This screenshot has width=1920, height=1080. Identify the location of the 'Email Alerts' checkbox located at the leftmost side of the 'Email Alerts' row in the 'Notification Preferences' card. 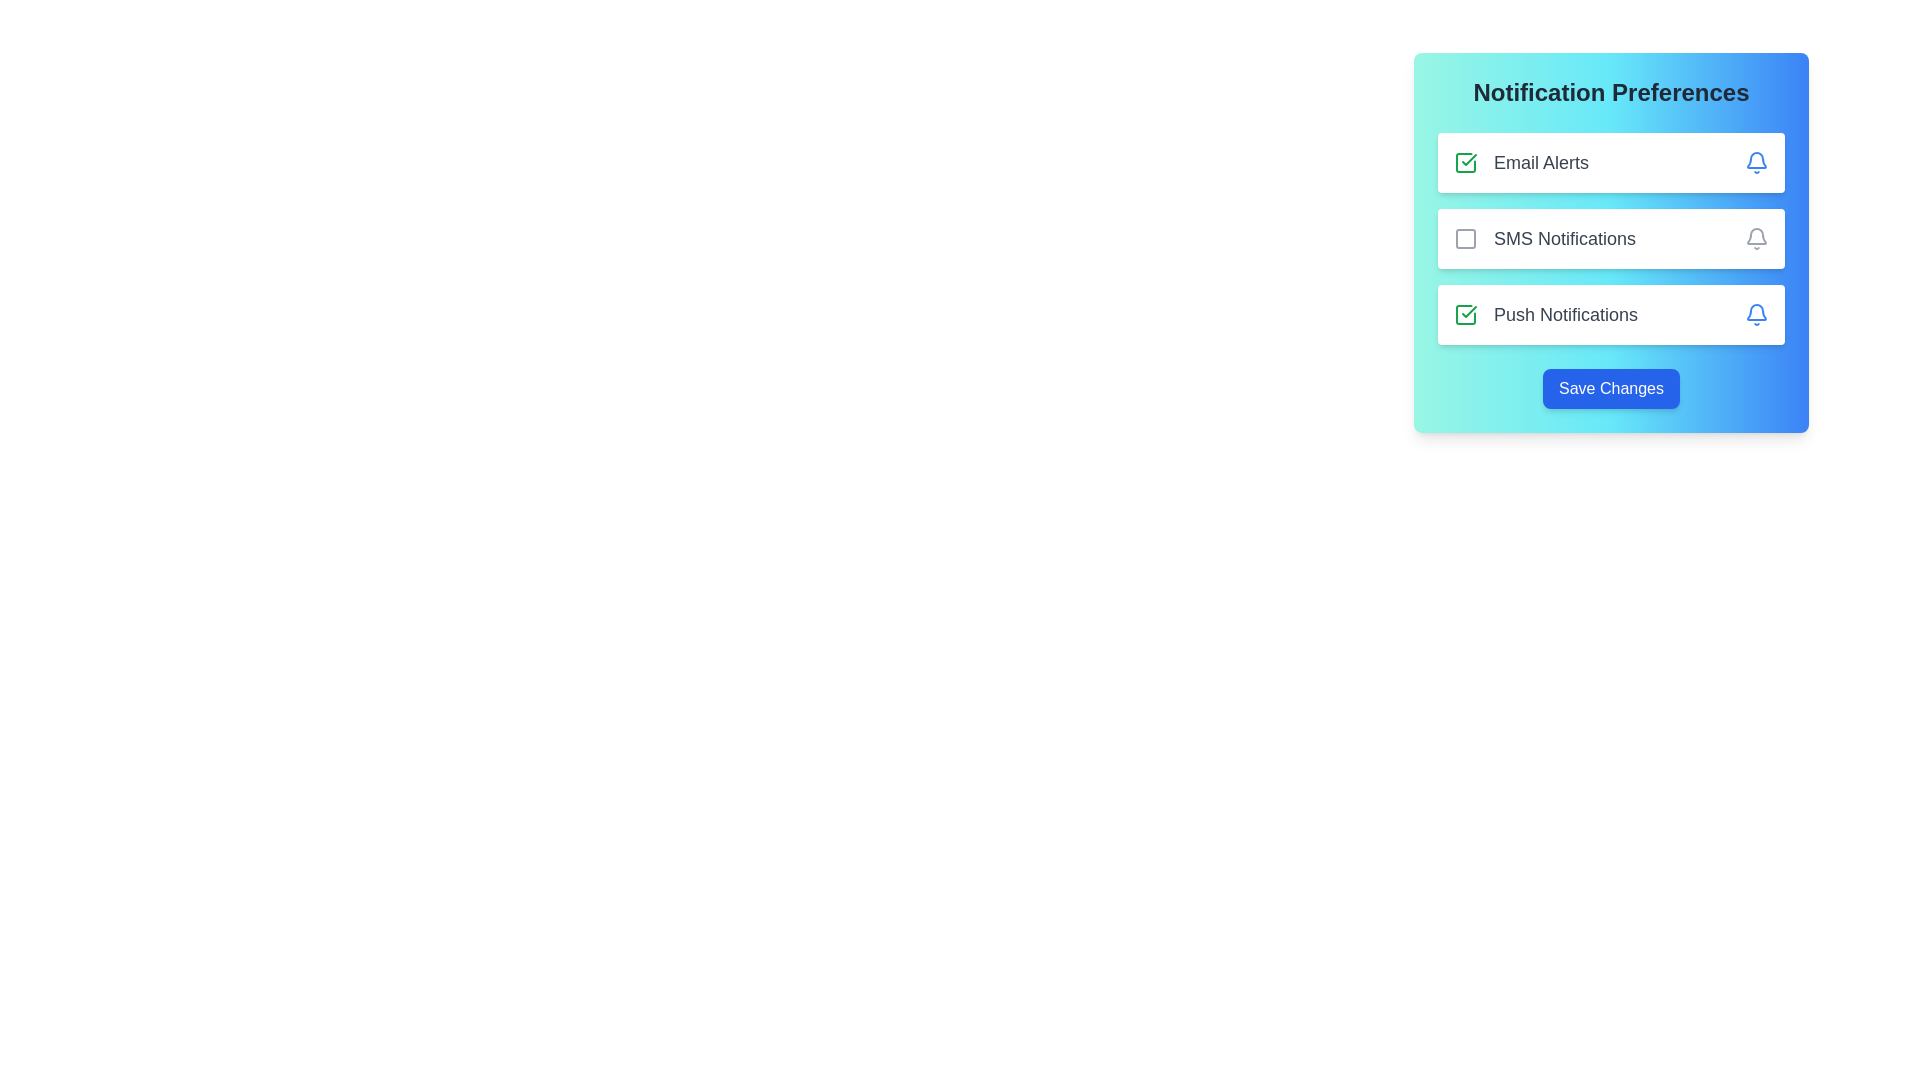
(1465, 161).